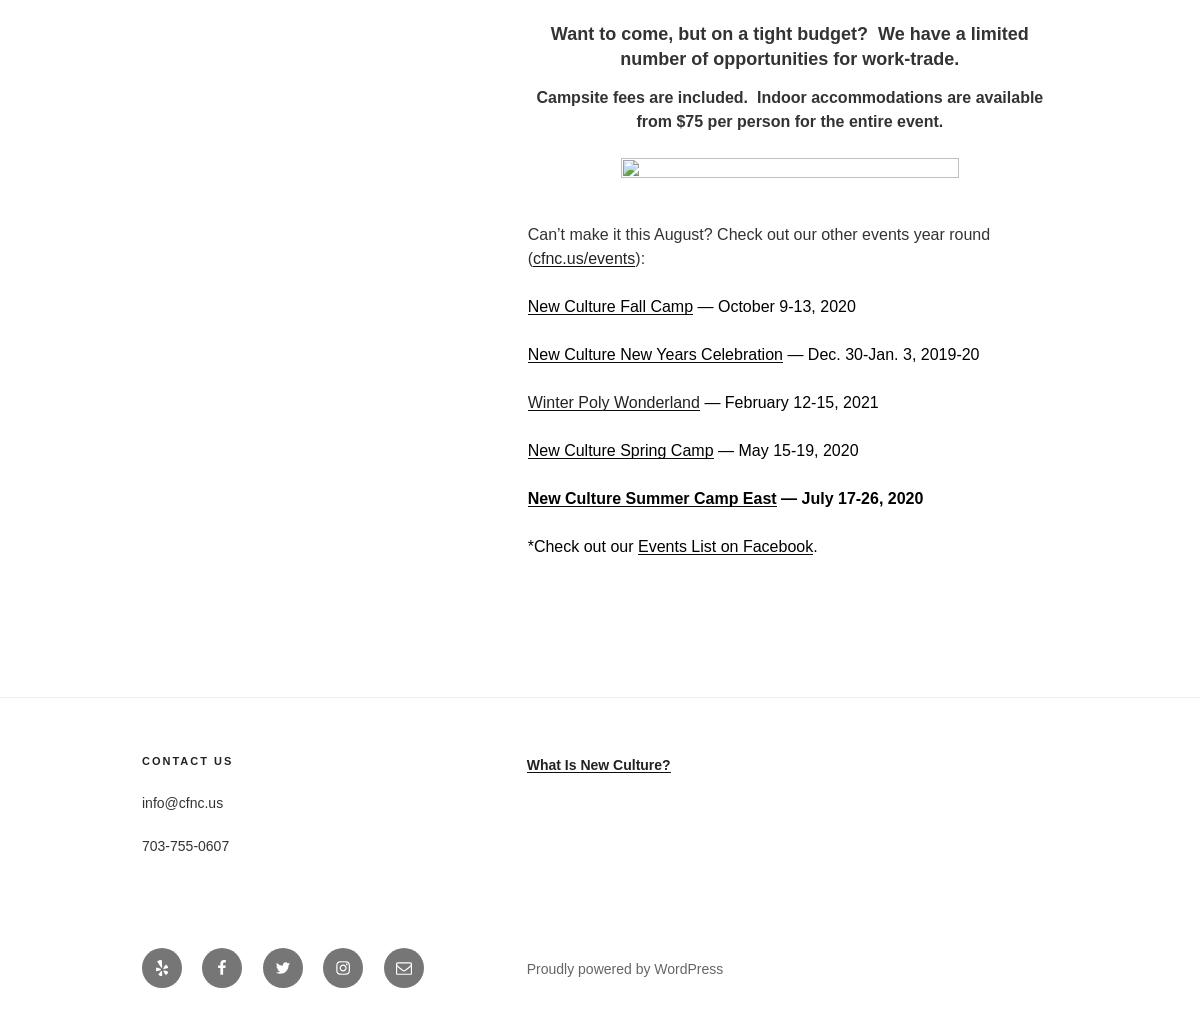 This screenshot has height=1015, width=1200. What do you see at coordinates (141, 760) in the screenshot?
I see `'Contact Us'` at bounding box center [141, 760].